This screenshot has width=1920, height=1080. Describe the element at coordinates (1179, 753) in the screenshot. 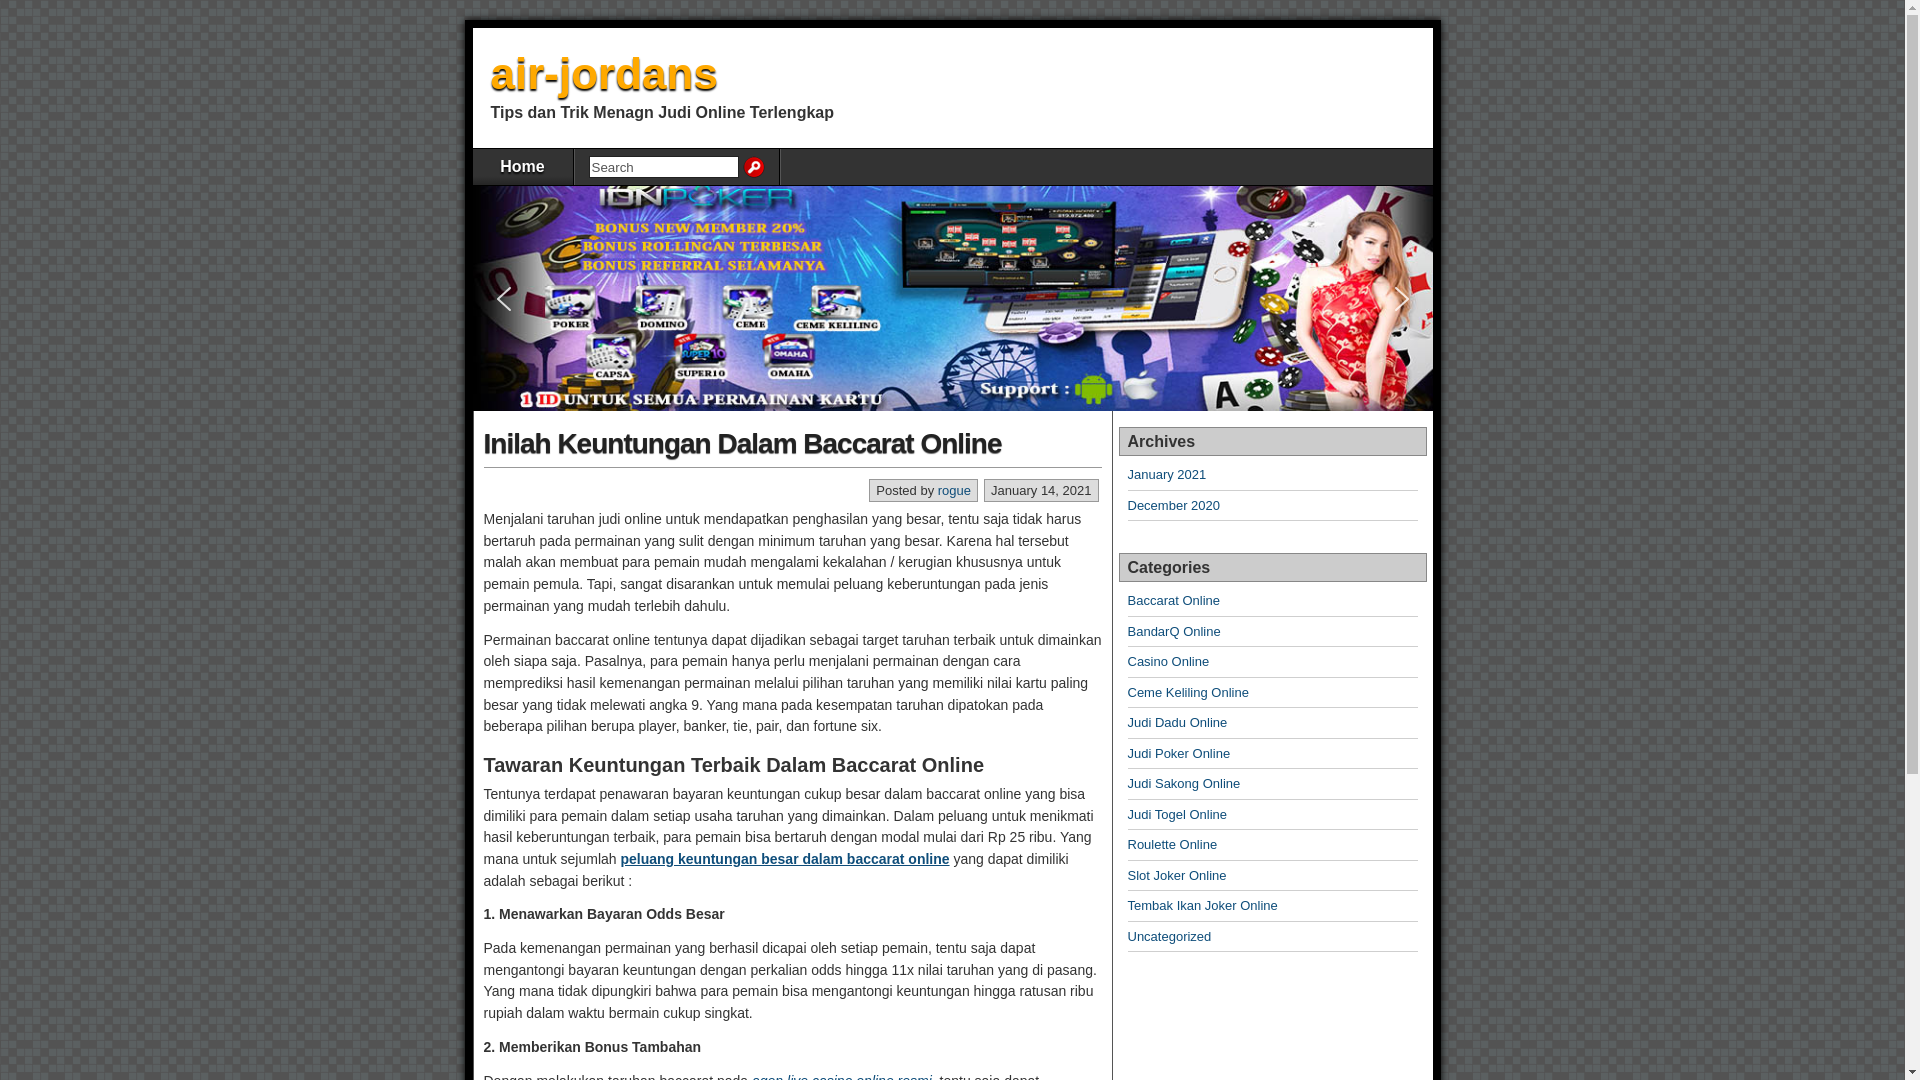

I see `'Judi Poker Online'` at that location.